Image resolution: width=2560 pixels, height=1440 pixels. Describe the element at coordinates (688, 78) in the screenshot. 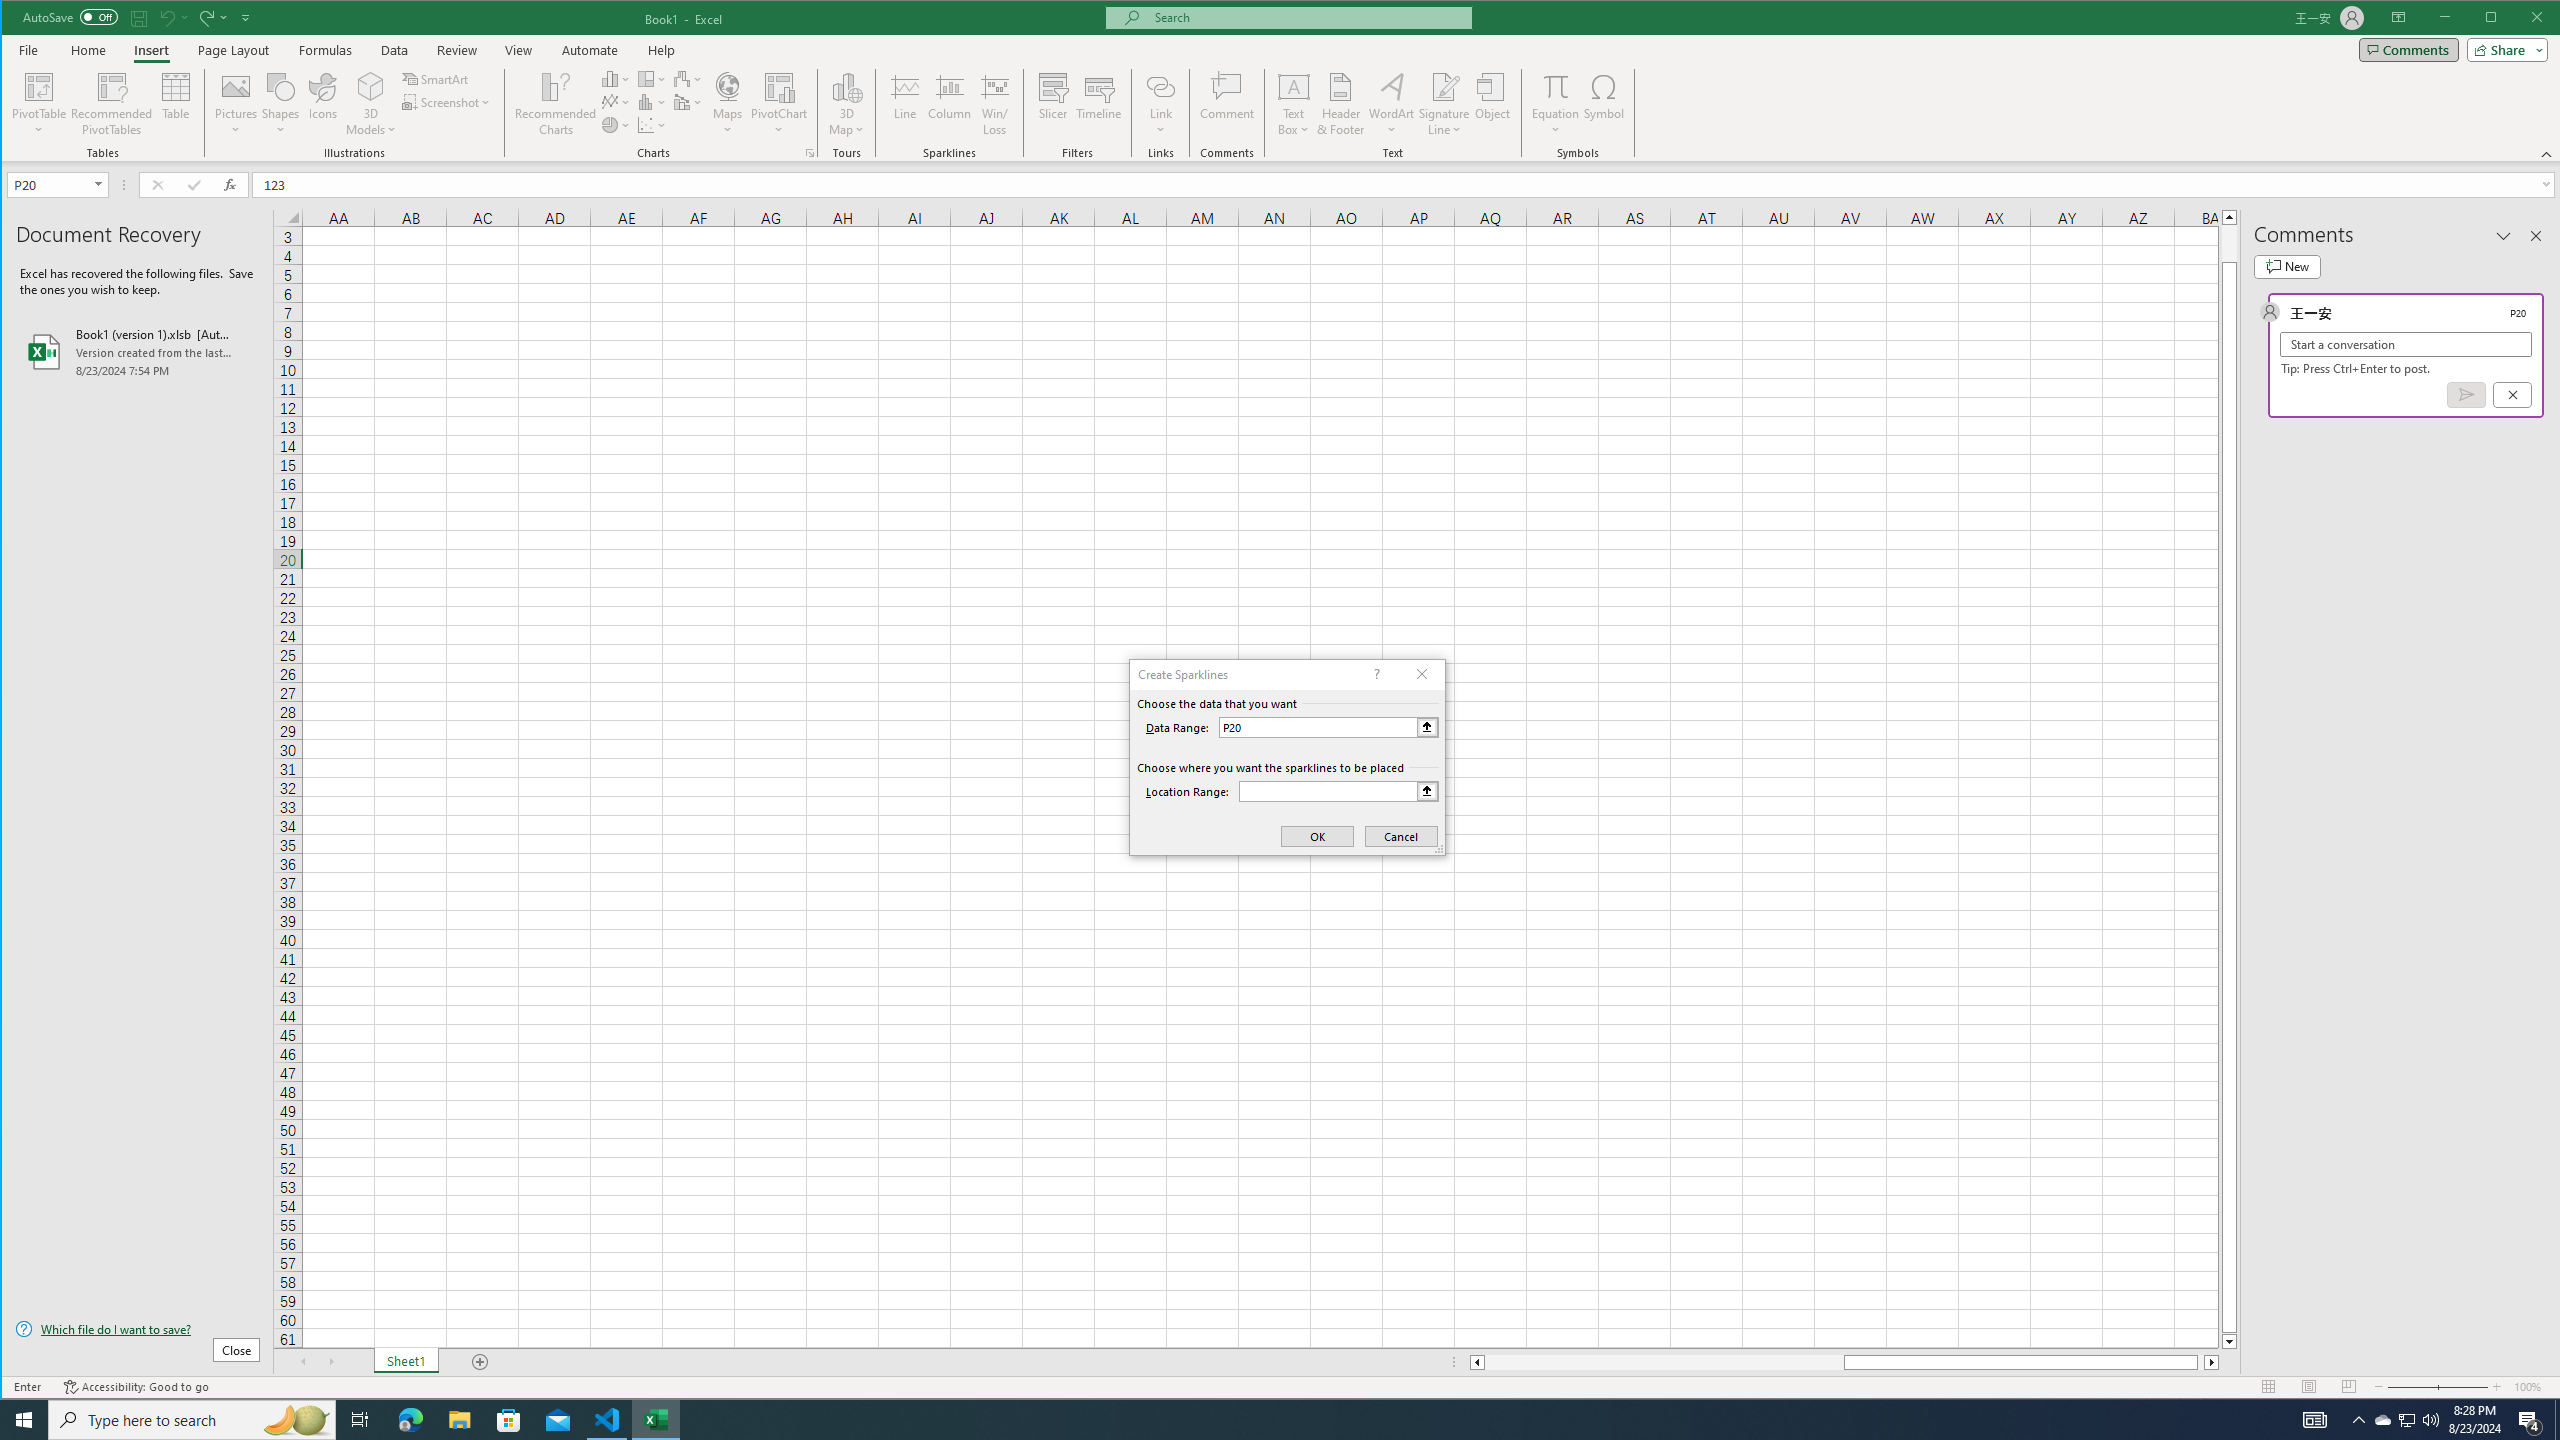

I see `'Insert Waterfall, Funnel, Stock, Surface, or Radar Chart'` at that location.